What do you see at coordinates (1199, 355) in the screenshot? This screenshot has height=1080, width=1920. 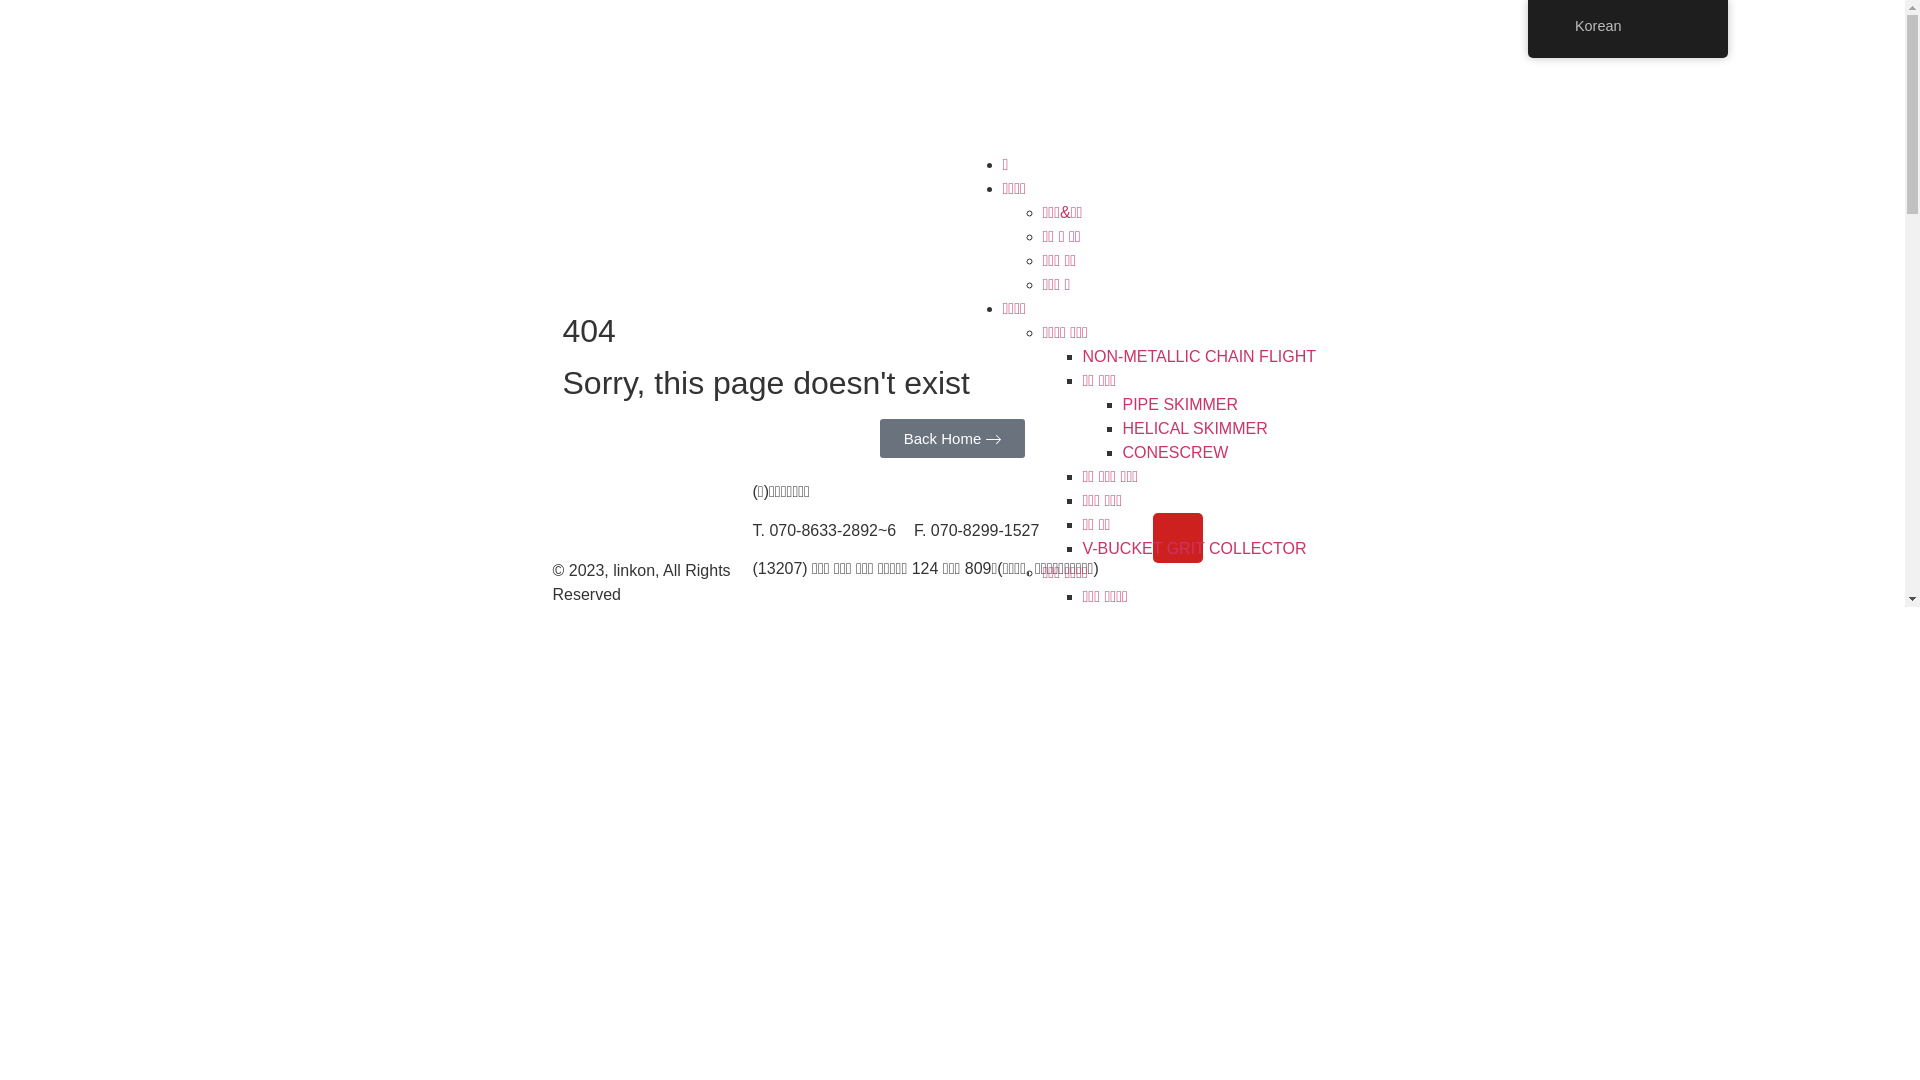 I see `'NON-METALLIC CHAIN FLIGHT'` at bounding box center [1199, 355].